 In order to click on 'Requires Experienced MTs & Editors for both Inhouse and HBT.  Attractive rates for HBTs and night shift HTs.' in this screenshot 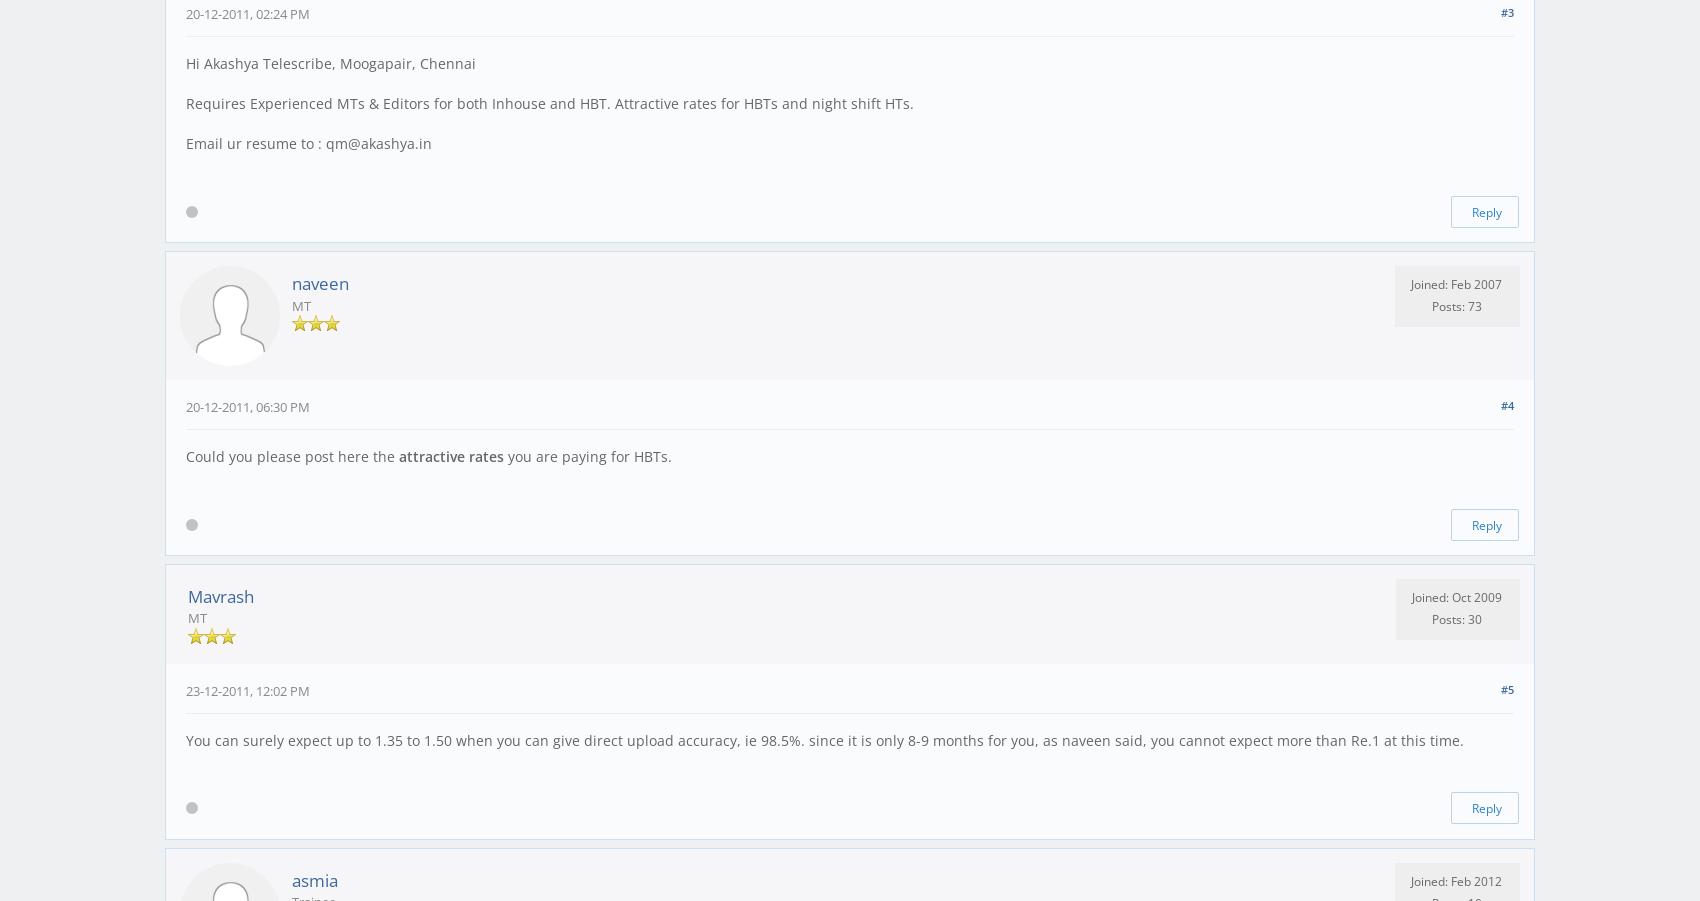, I will do `click(548, 103)`.